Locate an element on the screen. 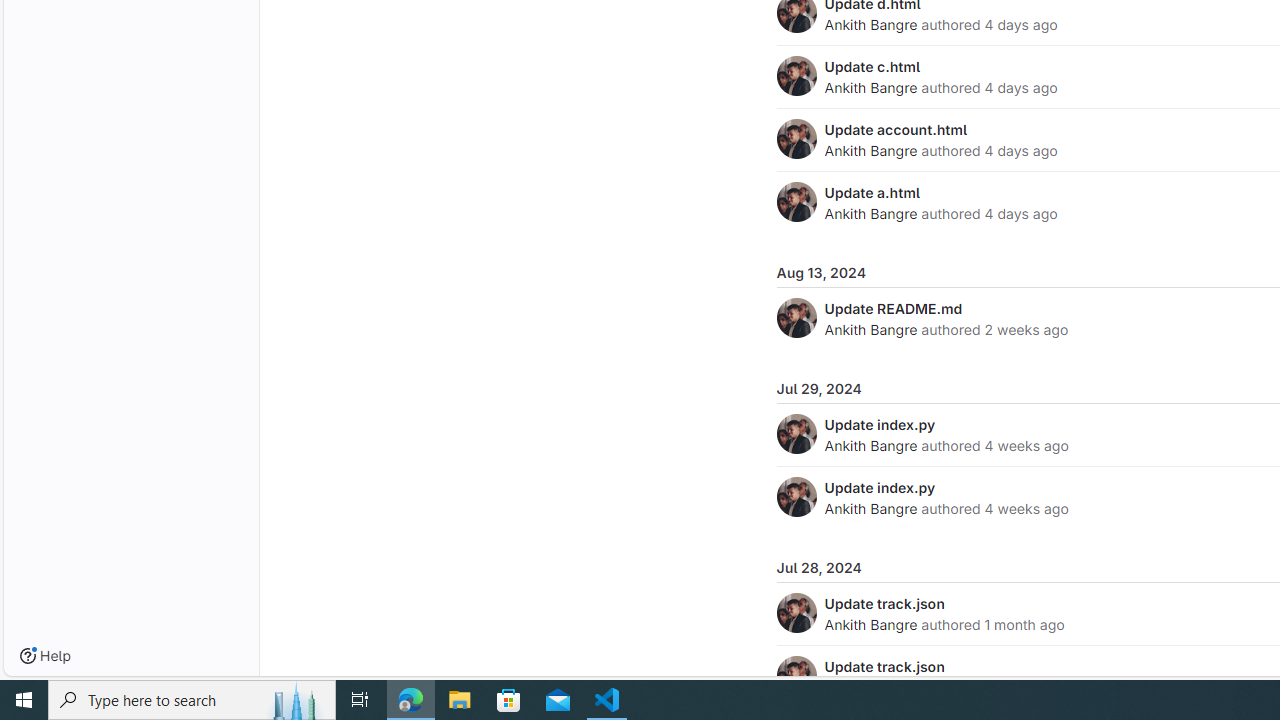 This screenshot has height=720, width=1280. 'Update account.html' is located at coordinates (895, 129).